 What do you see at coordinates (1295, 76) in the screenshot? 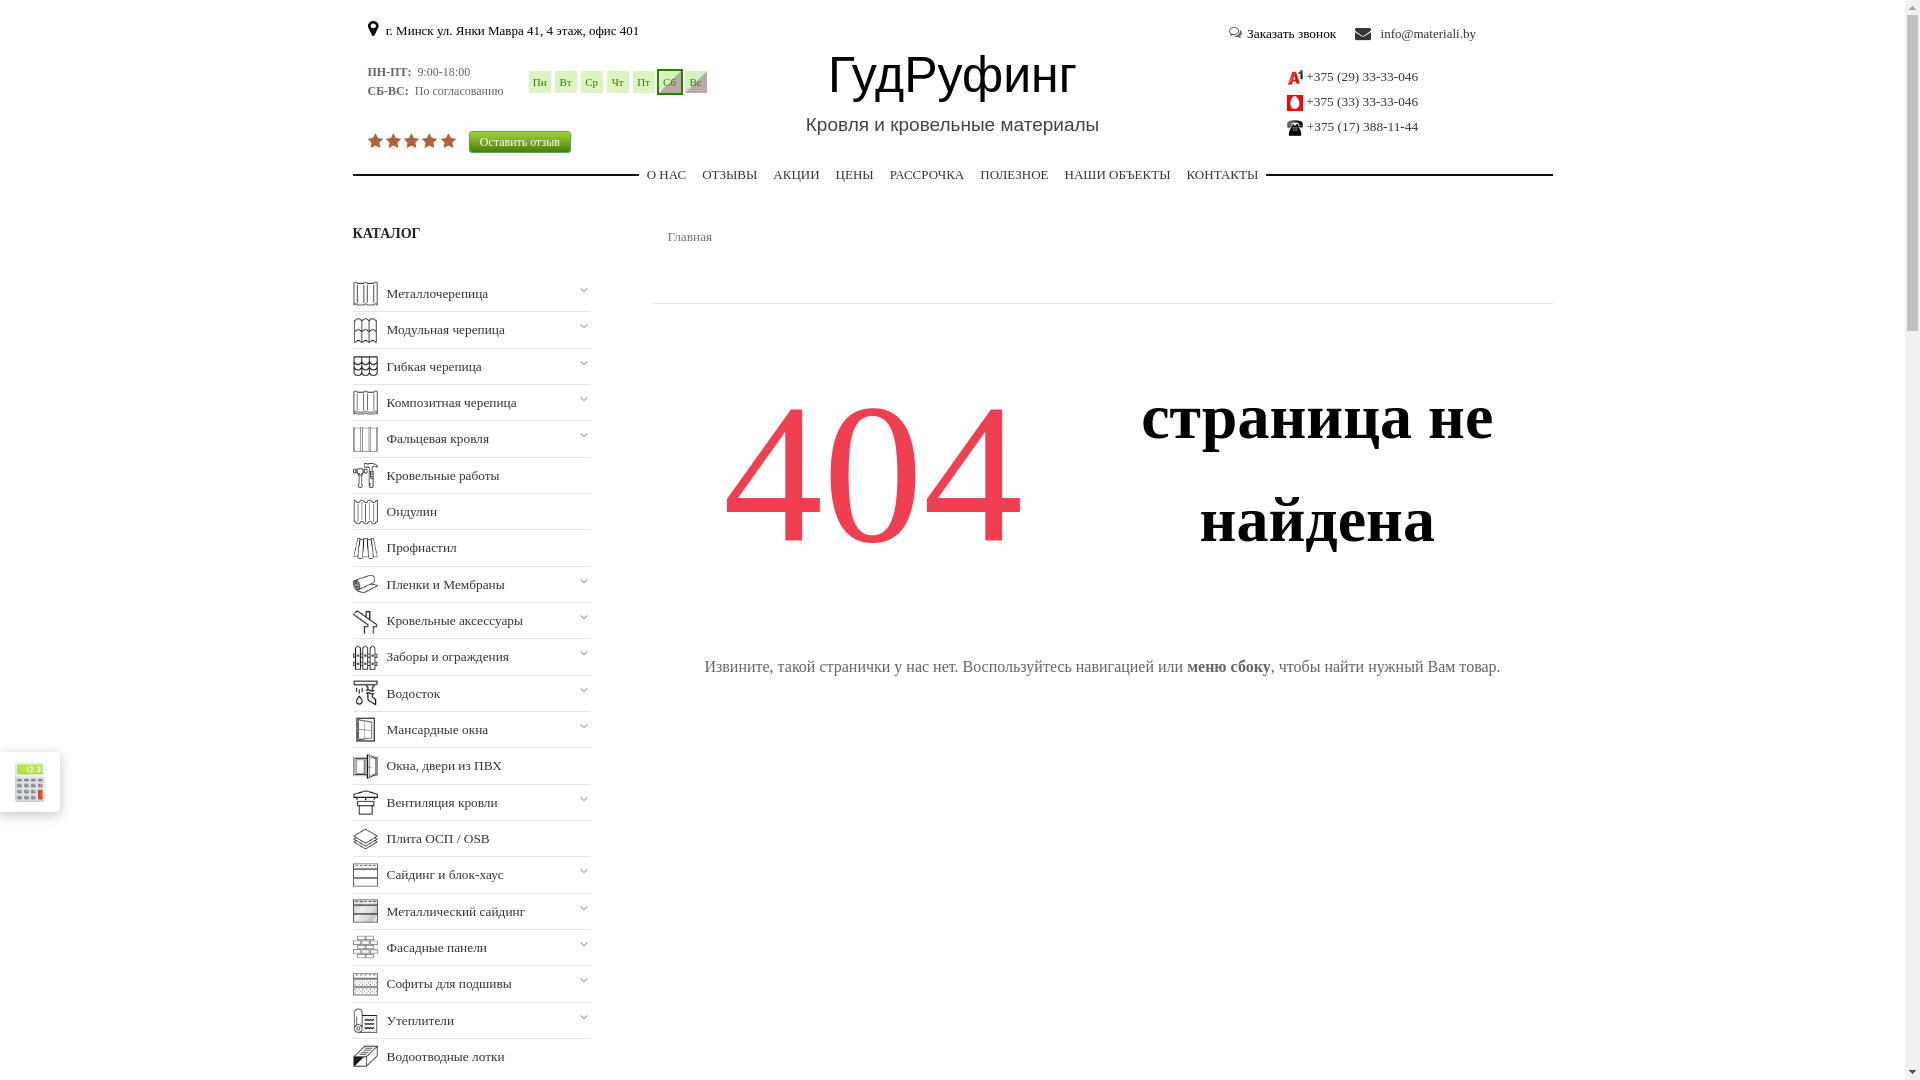
I see `'a1'` at bounding box center [1295, 76].